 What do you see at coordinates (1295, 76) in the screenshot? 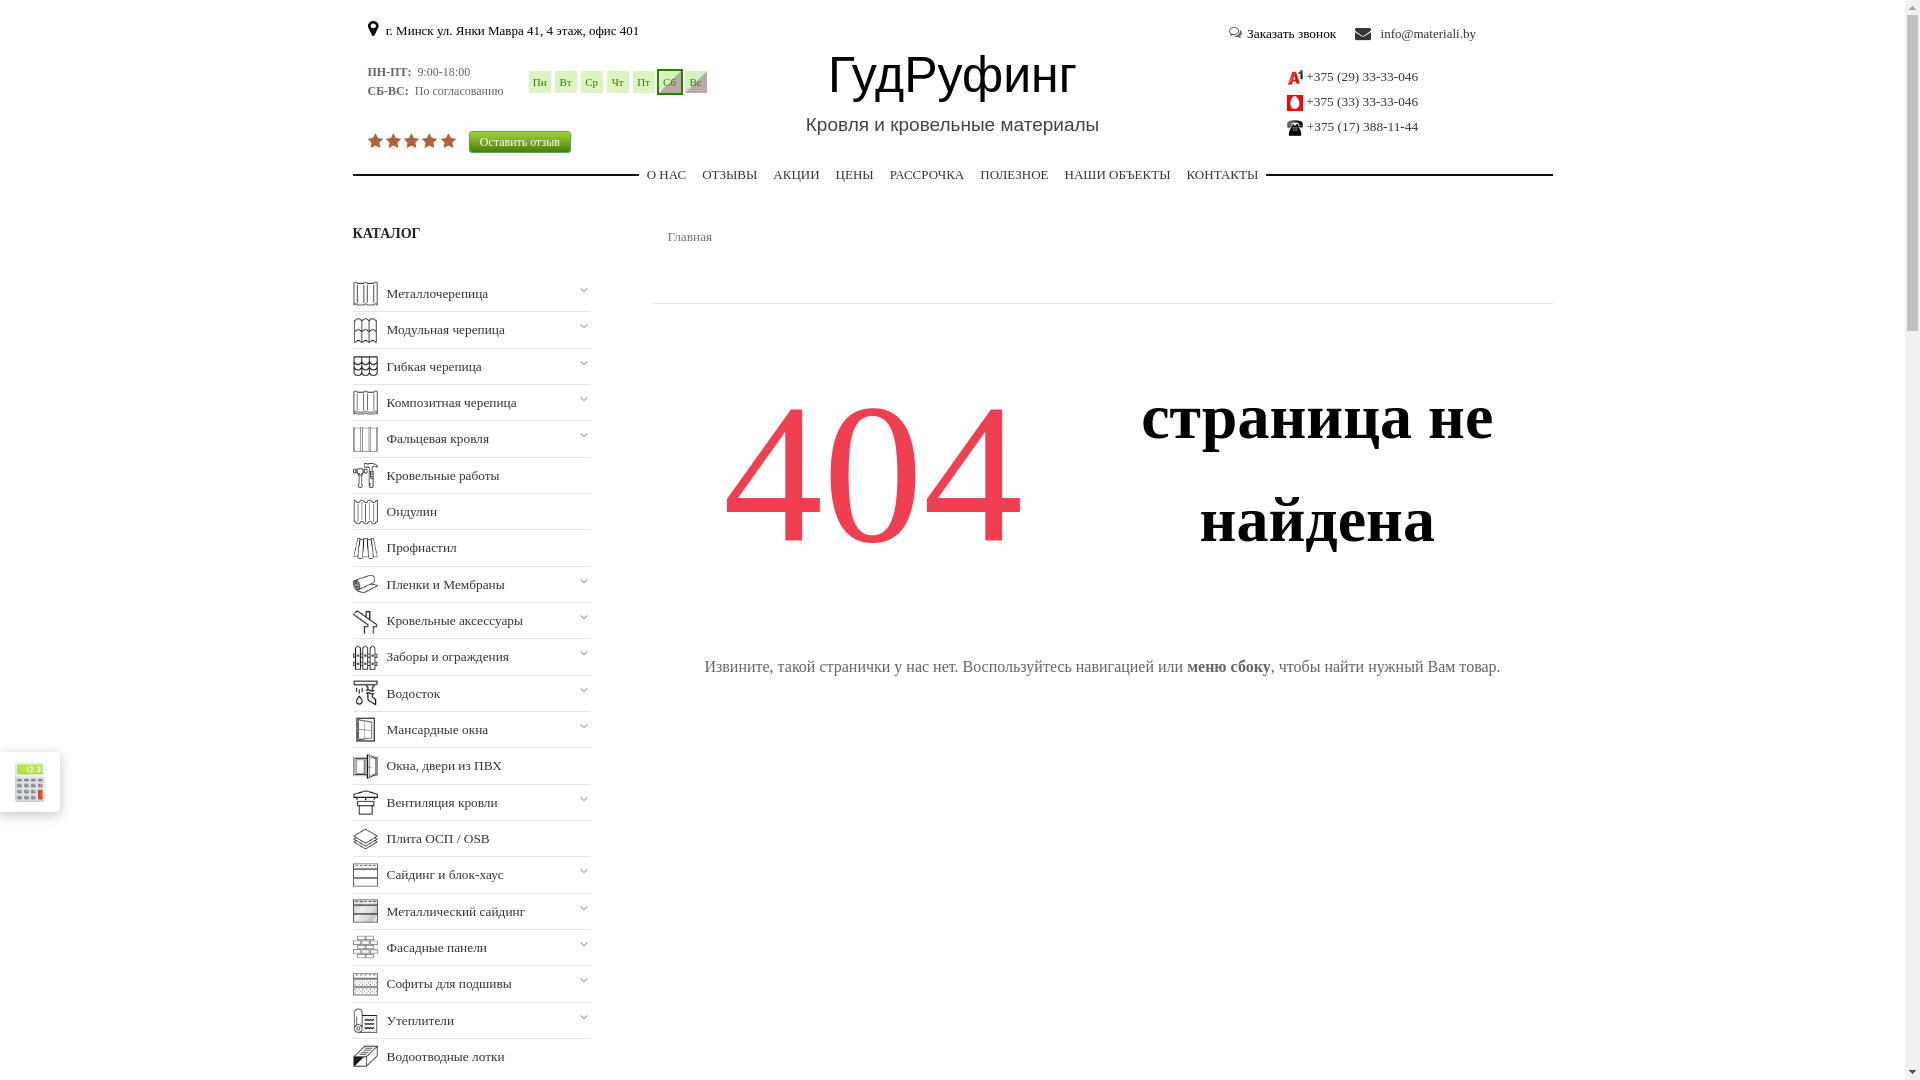
I see `'a1'` at bounding box center [1295, 76].